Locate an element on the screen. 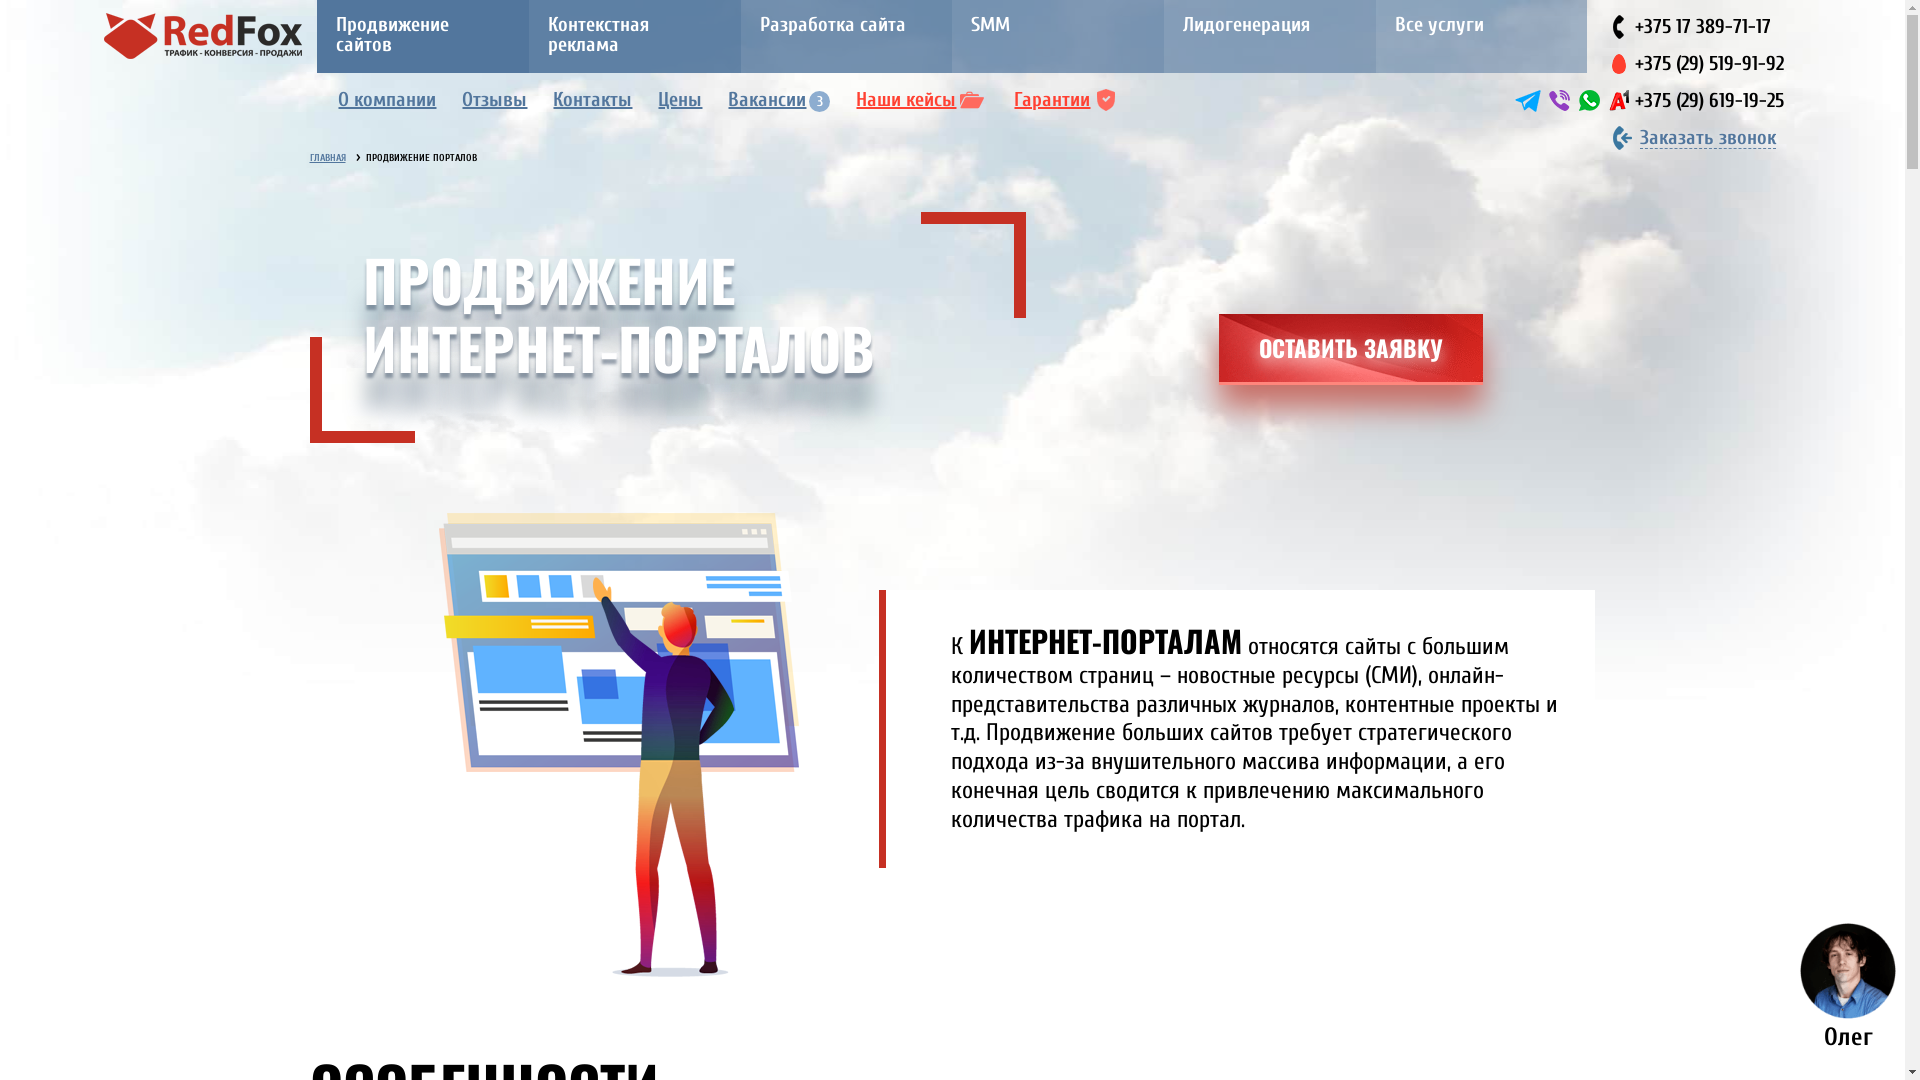 The height and width of the screenshot is (1080, 1920). '+375 17 389-71-17' is located at coordinates (1702, 26).